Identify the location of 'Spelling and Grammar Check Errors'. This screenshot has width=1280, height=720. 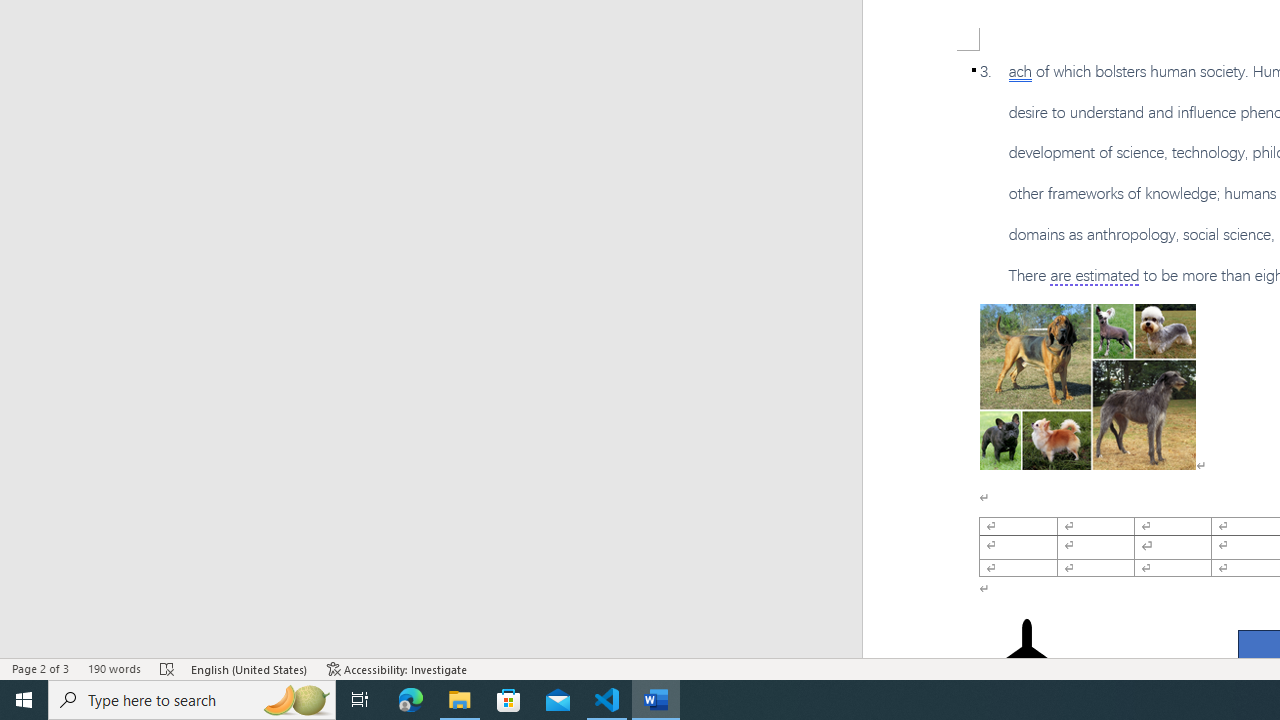
(168, 669).